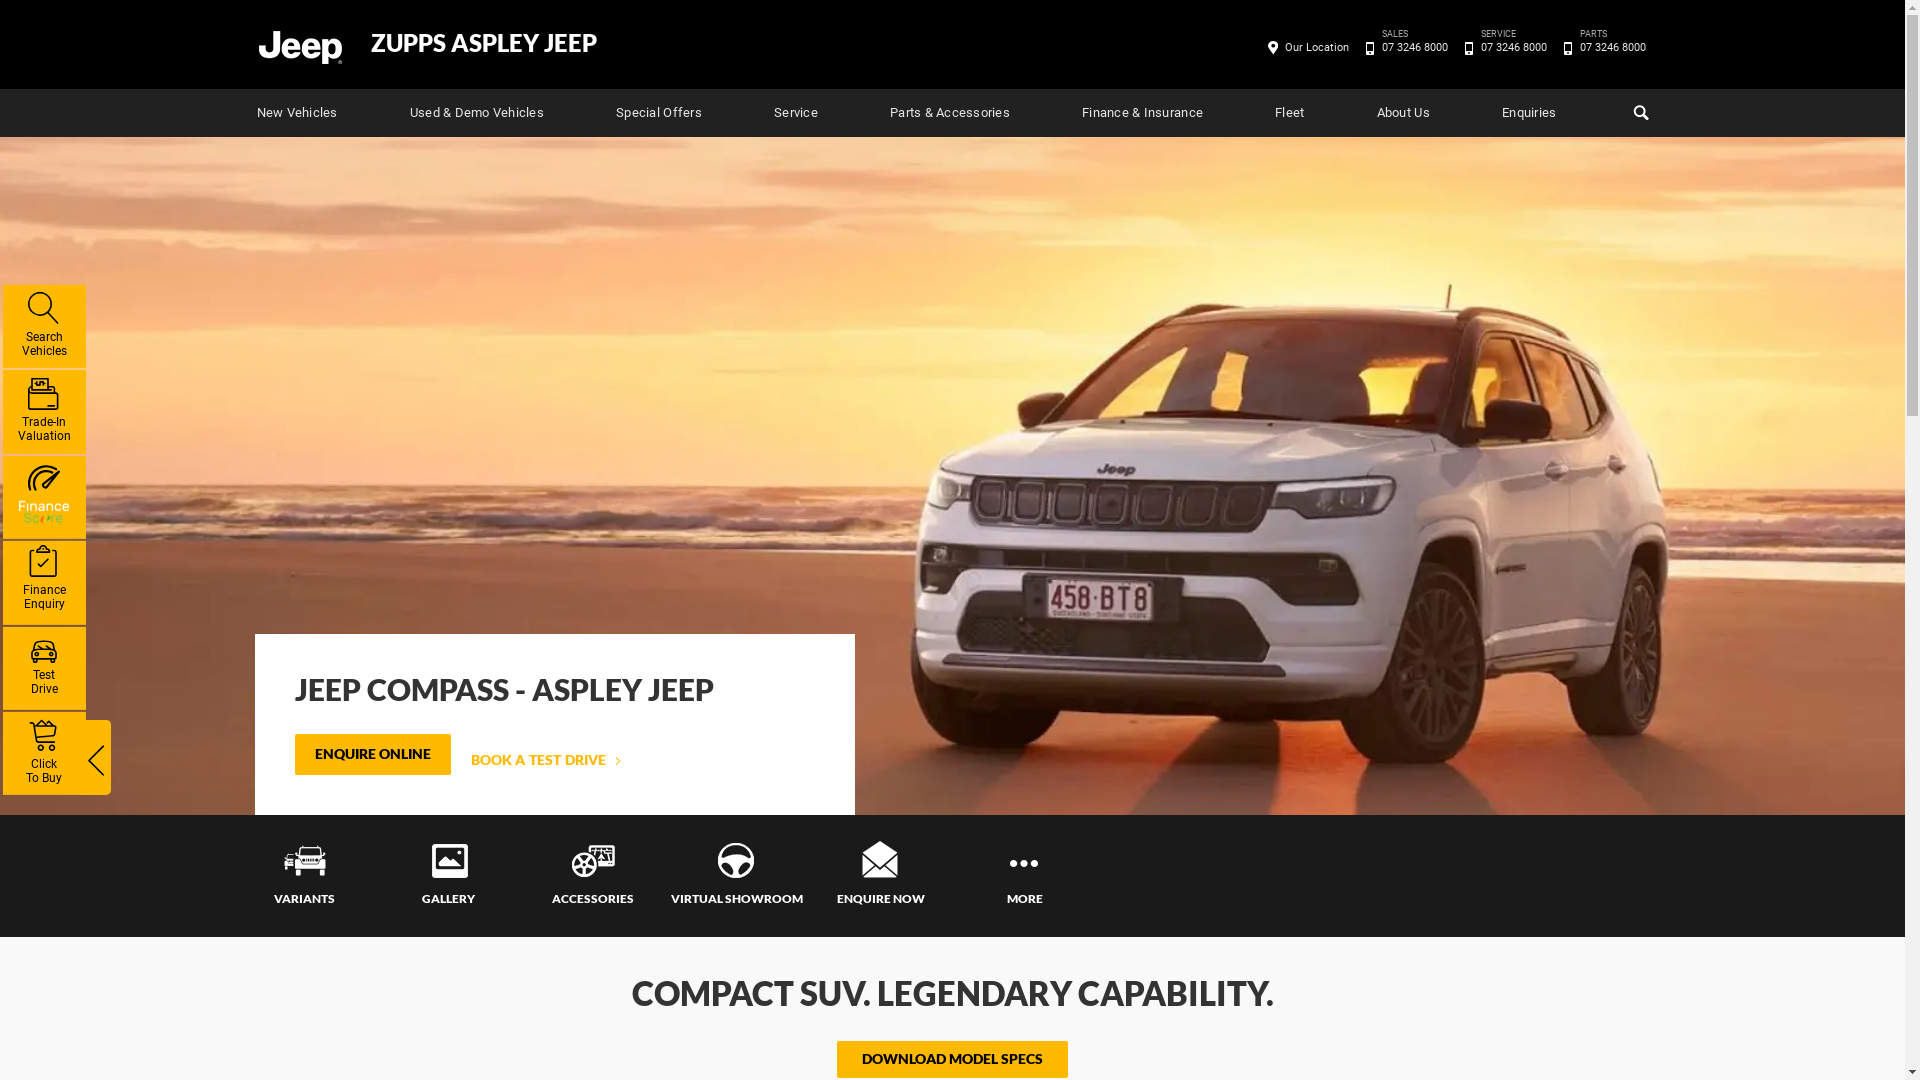 The width and height of the screenshot is (1920, 1080). What do you see at coordinates (44, 753) in the screenshot?
I see `'Click` at bounding box center [44, 753].